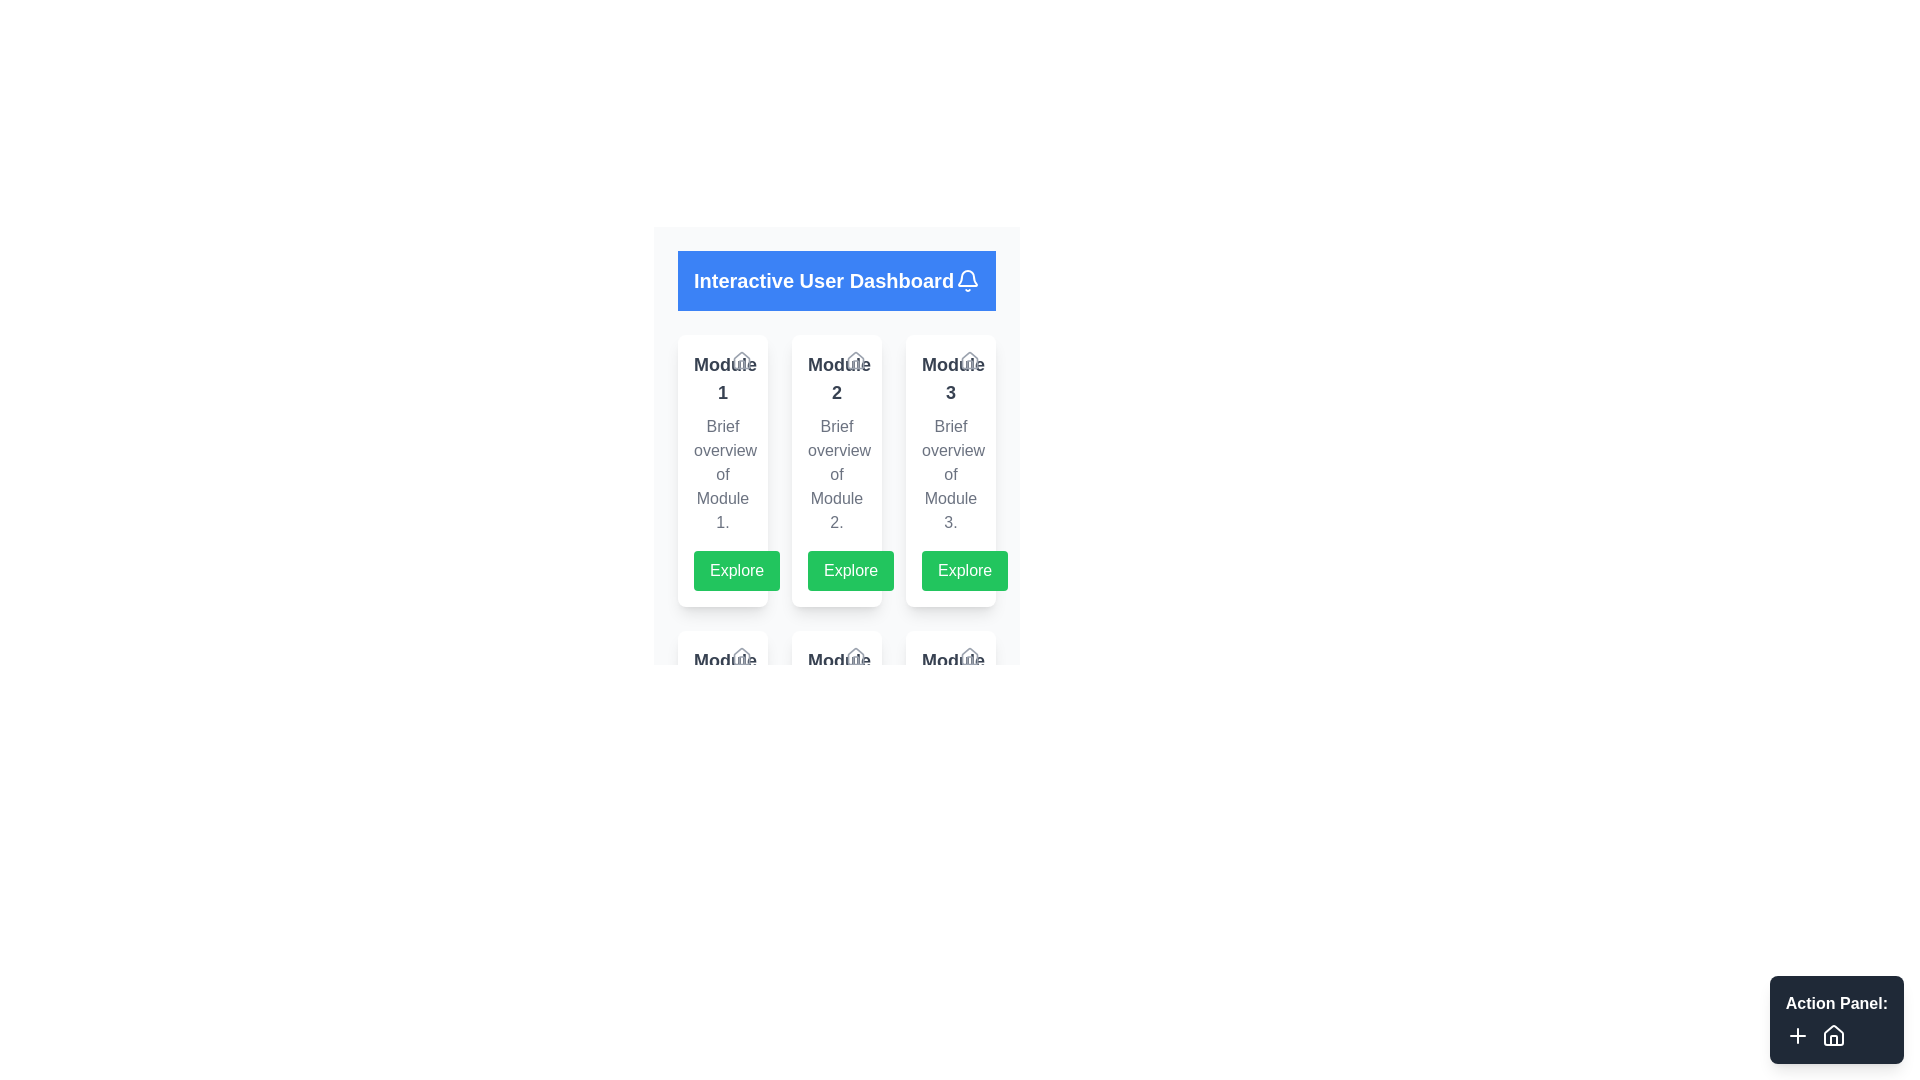 This screenshot has width=1920, height=1080. Describe the element at coordinates (851, 570) in the screenshot. I see `the 'Explore' button located at the bottom of the 'Module 2' card, which is a green rectangular button with rounded corners and white centered text` at that location.